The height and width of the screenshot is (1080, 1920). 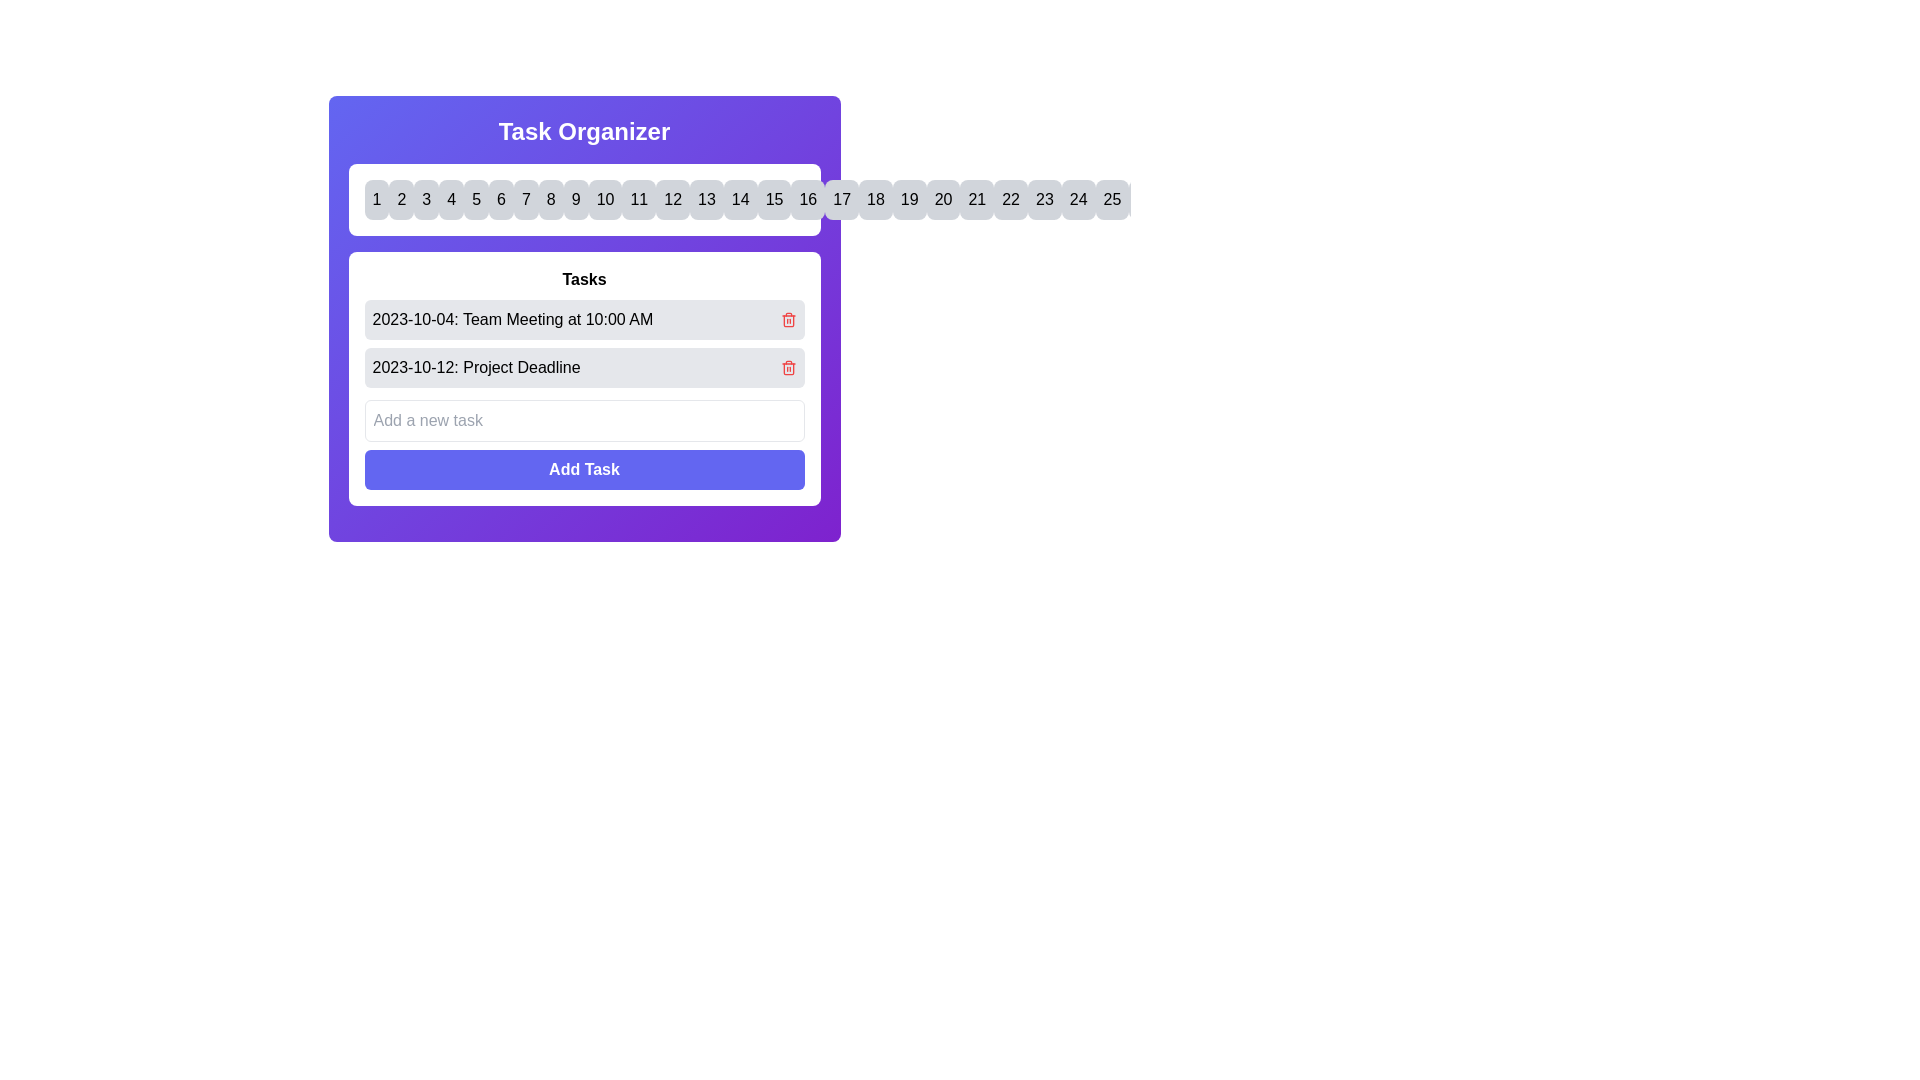 I want to click on the seventh button in the upper horizontal section of the interface, so click(x=526, y=200).